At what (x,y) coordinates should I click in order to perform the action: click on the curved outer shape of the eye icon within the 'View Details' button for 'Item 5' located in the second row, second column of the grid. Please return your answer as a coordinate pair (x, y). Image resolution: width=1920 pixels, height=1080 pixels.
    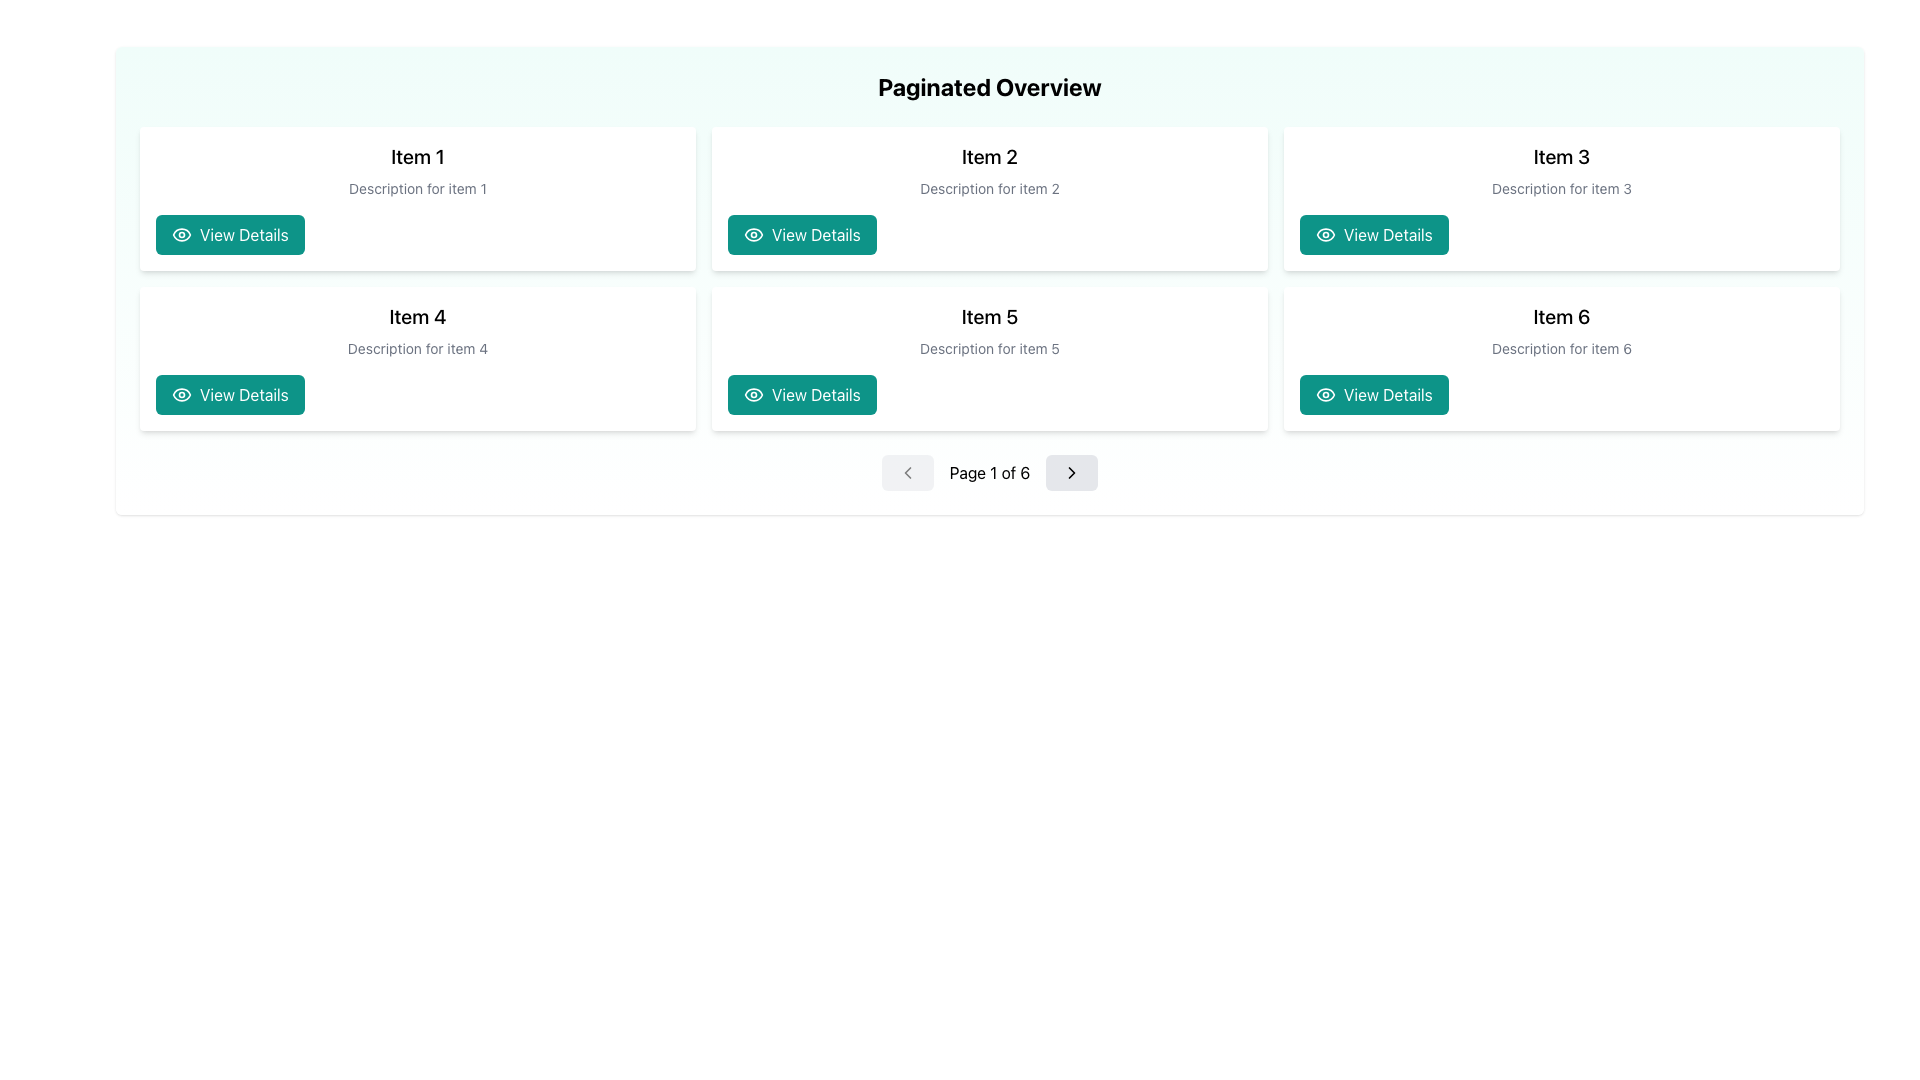
    Looking at the image, I should click on (752, 394).